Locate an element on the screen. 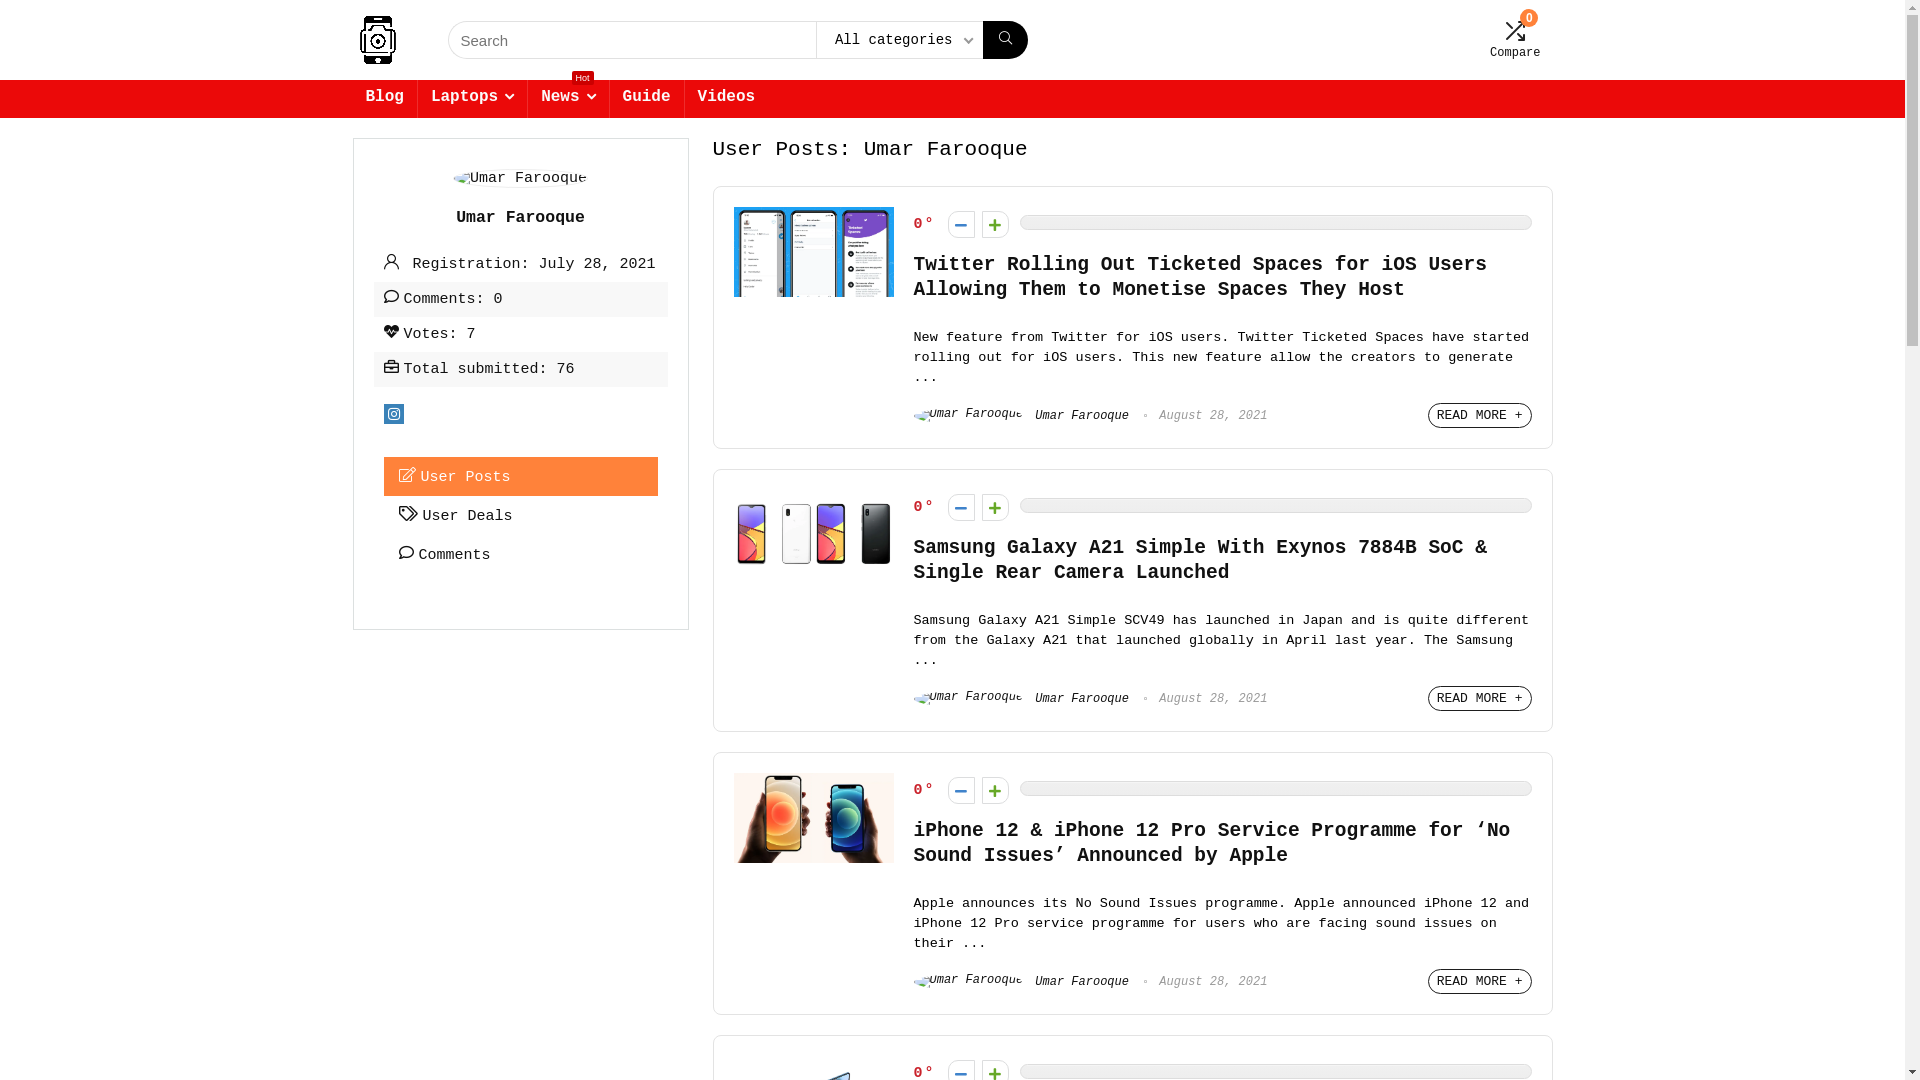 The height and width of the screenshot is (1080, 1920). 'Vote down' is located at coordinates (947, 789).